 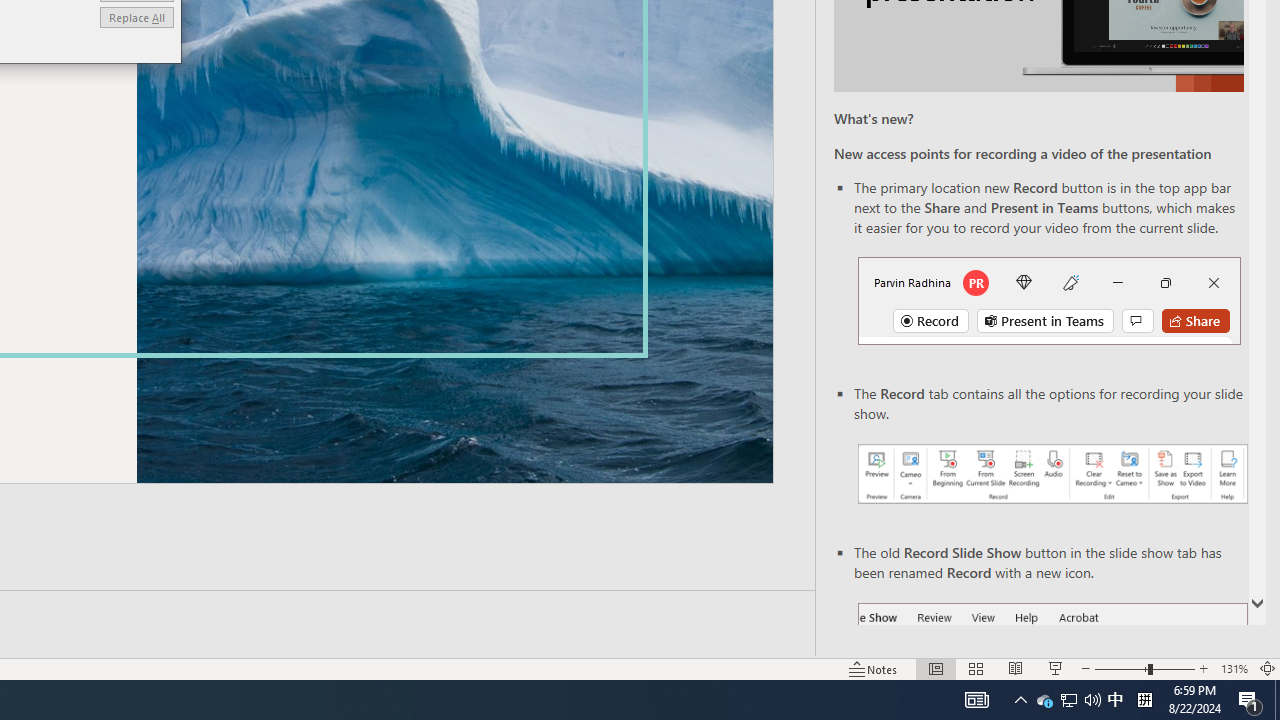 What do you see at coordinates (1020, 698) in the screenshot?
I see `'Notification Chevron'` at bounding box center [1020, 698].